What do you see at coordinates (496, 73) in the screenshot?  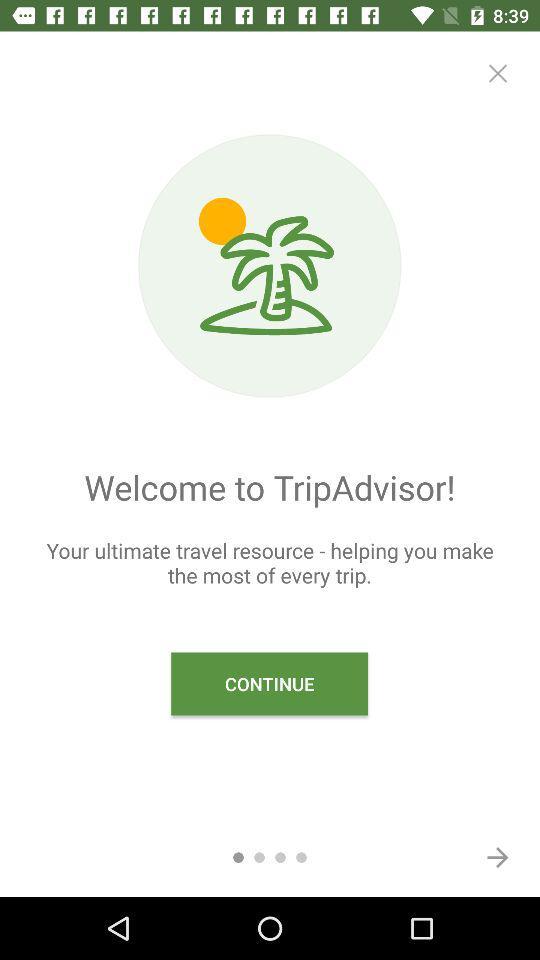 I see `the icon above the your ultimate travel icon` at bounding box center [496, 73].